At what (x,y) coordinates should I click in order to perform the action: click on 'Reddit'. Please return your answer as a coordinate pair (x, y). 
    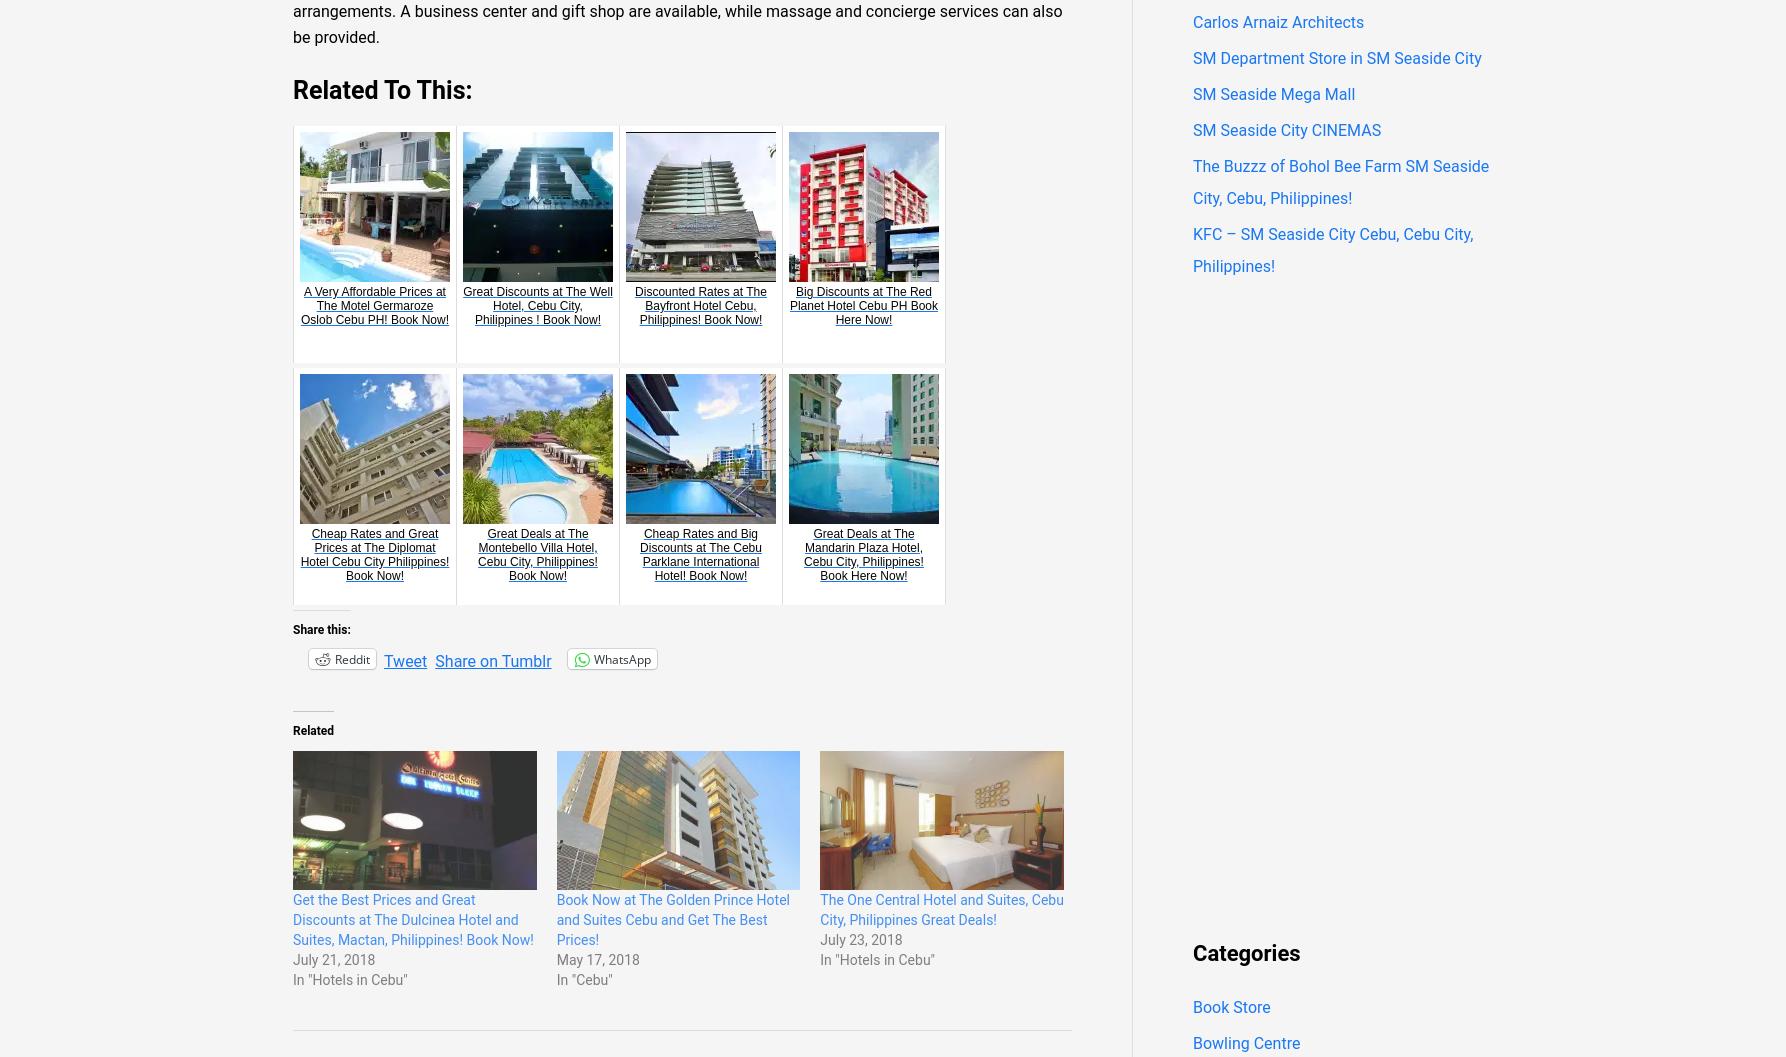
    Looking at the image, I should click on (352, 658).